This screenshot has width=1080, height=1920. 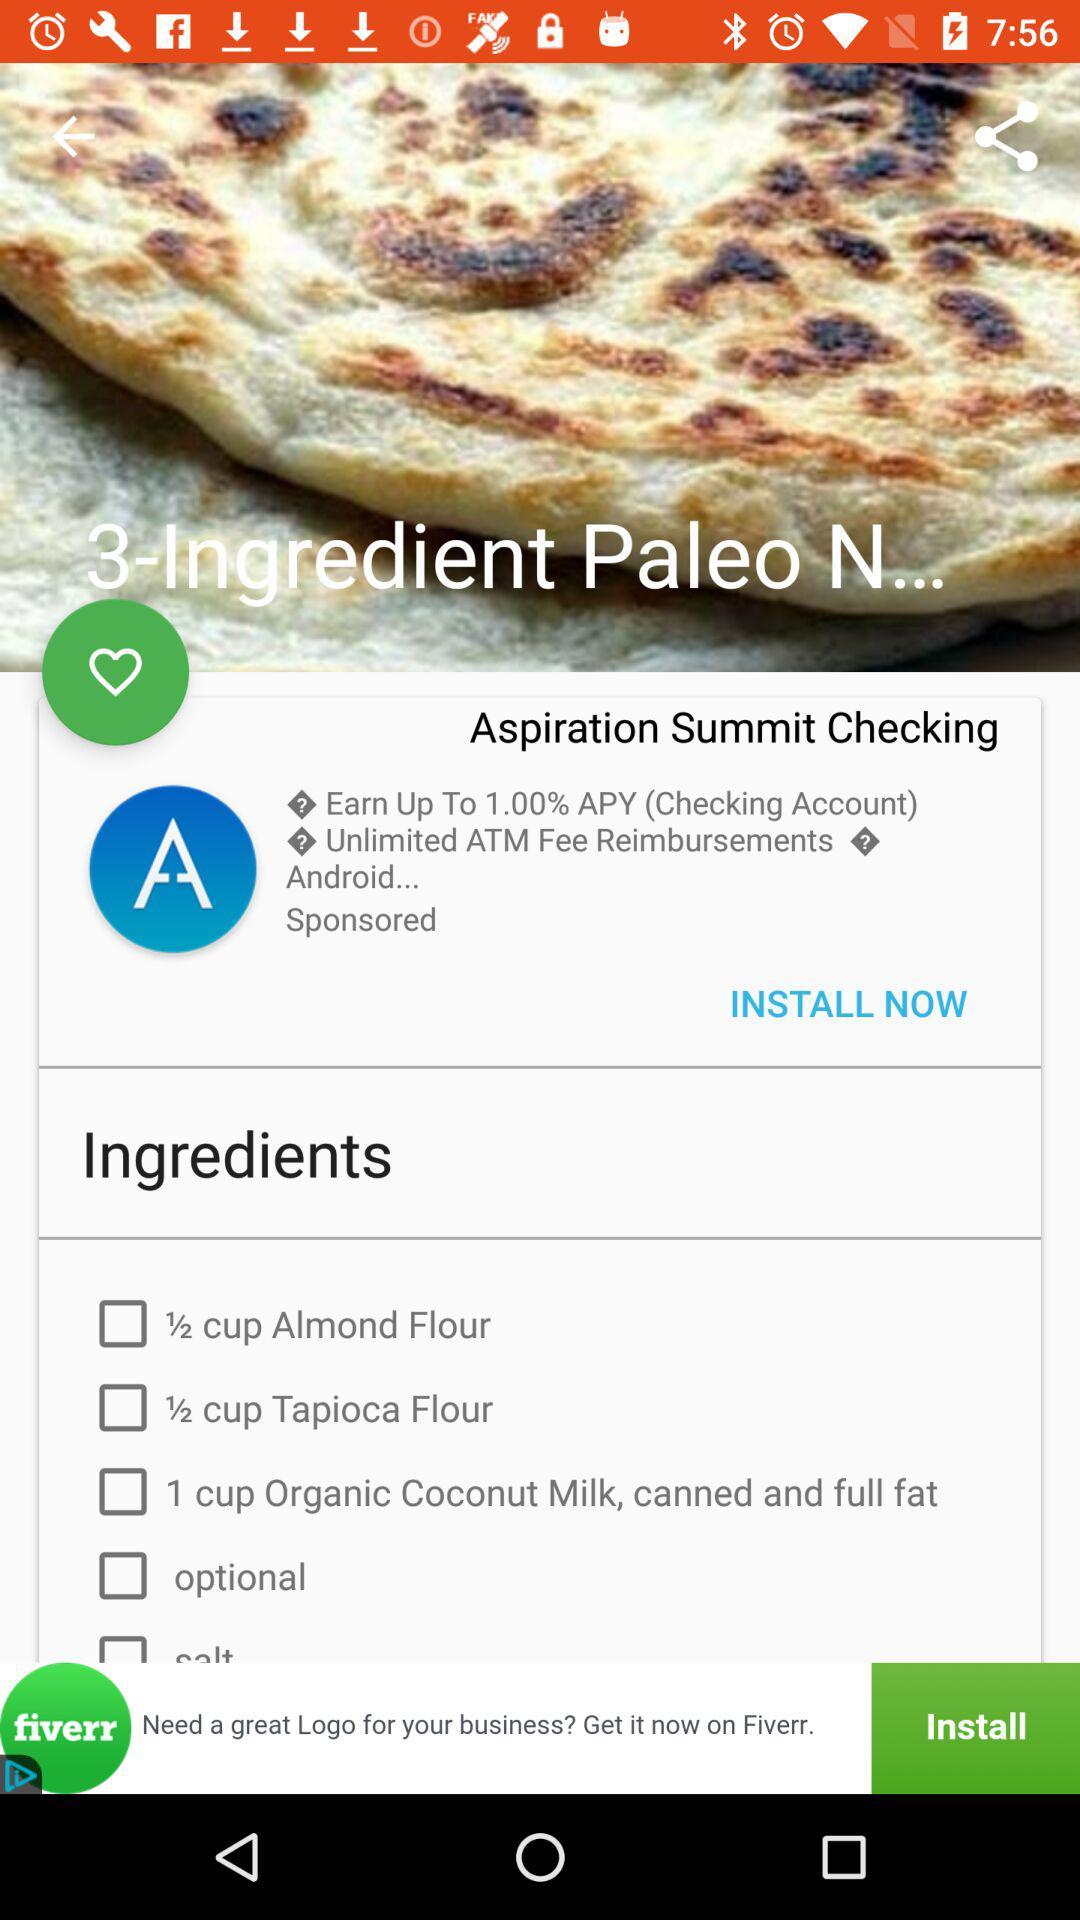 What do you see at coordinates (540, 1406) in the screenshot?
I see `the 12 cup tapioca flour option` at bounding box center [540, 1406].